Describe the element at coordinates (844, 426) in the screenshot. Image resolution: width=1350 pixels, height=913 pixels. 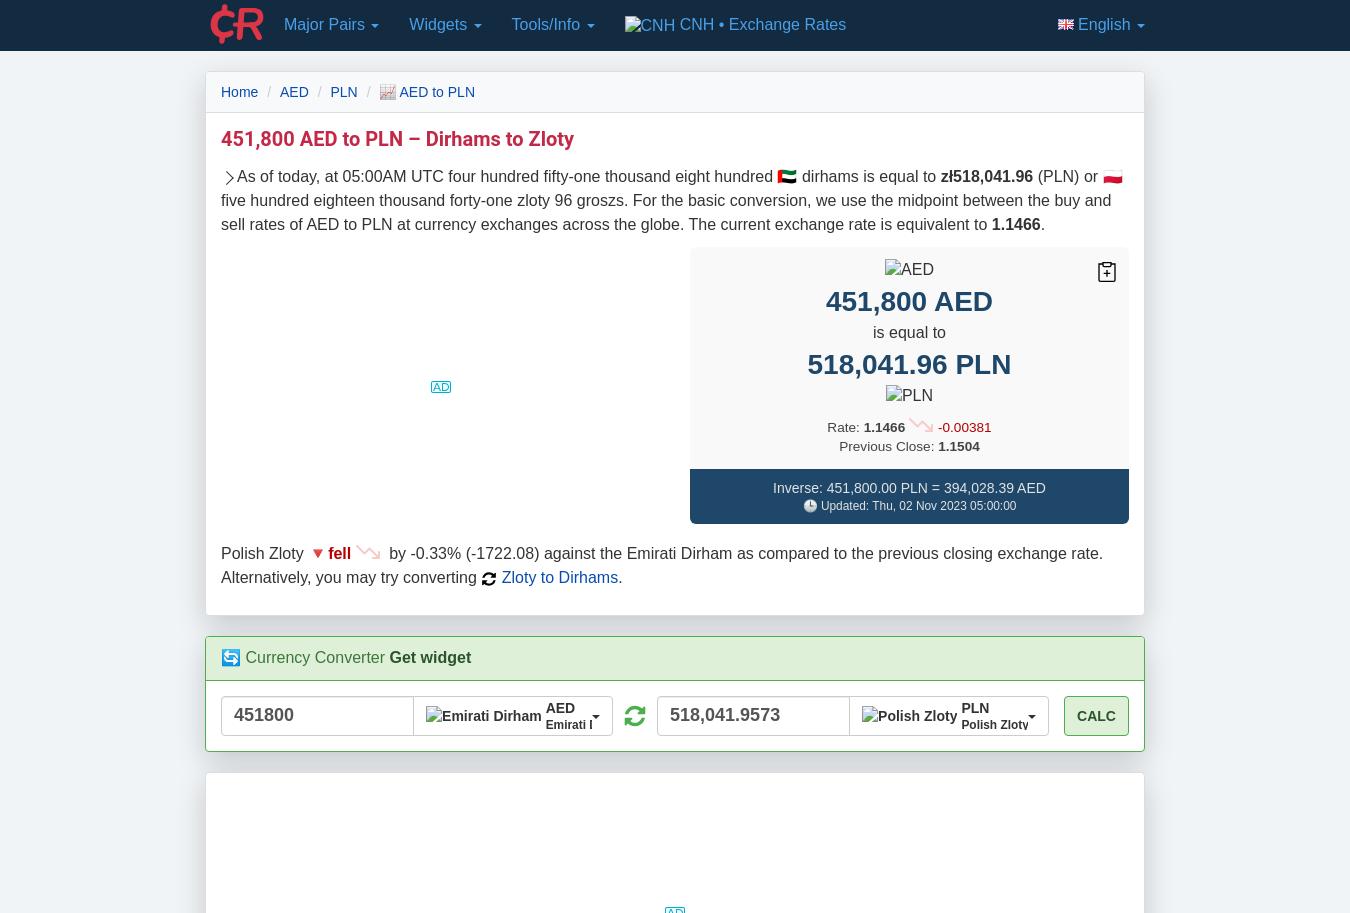
I see `'Rate:'` at that location.